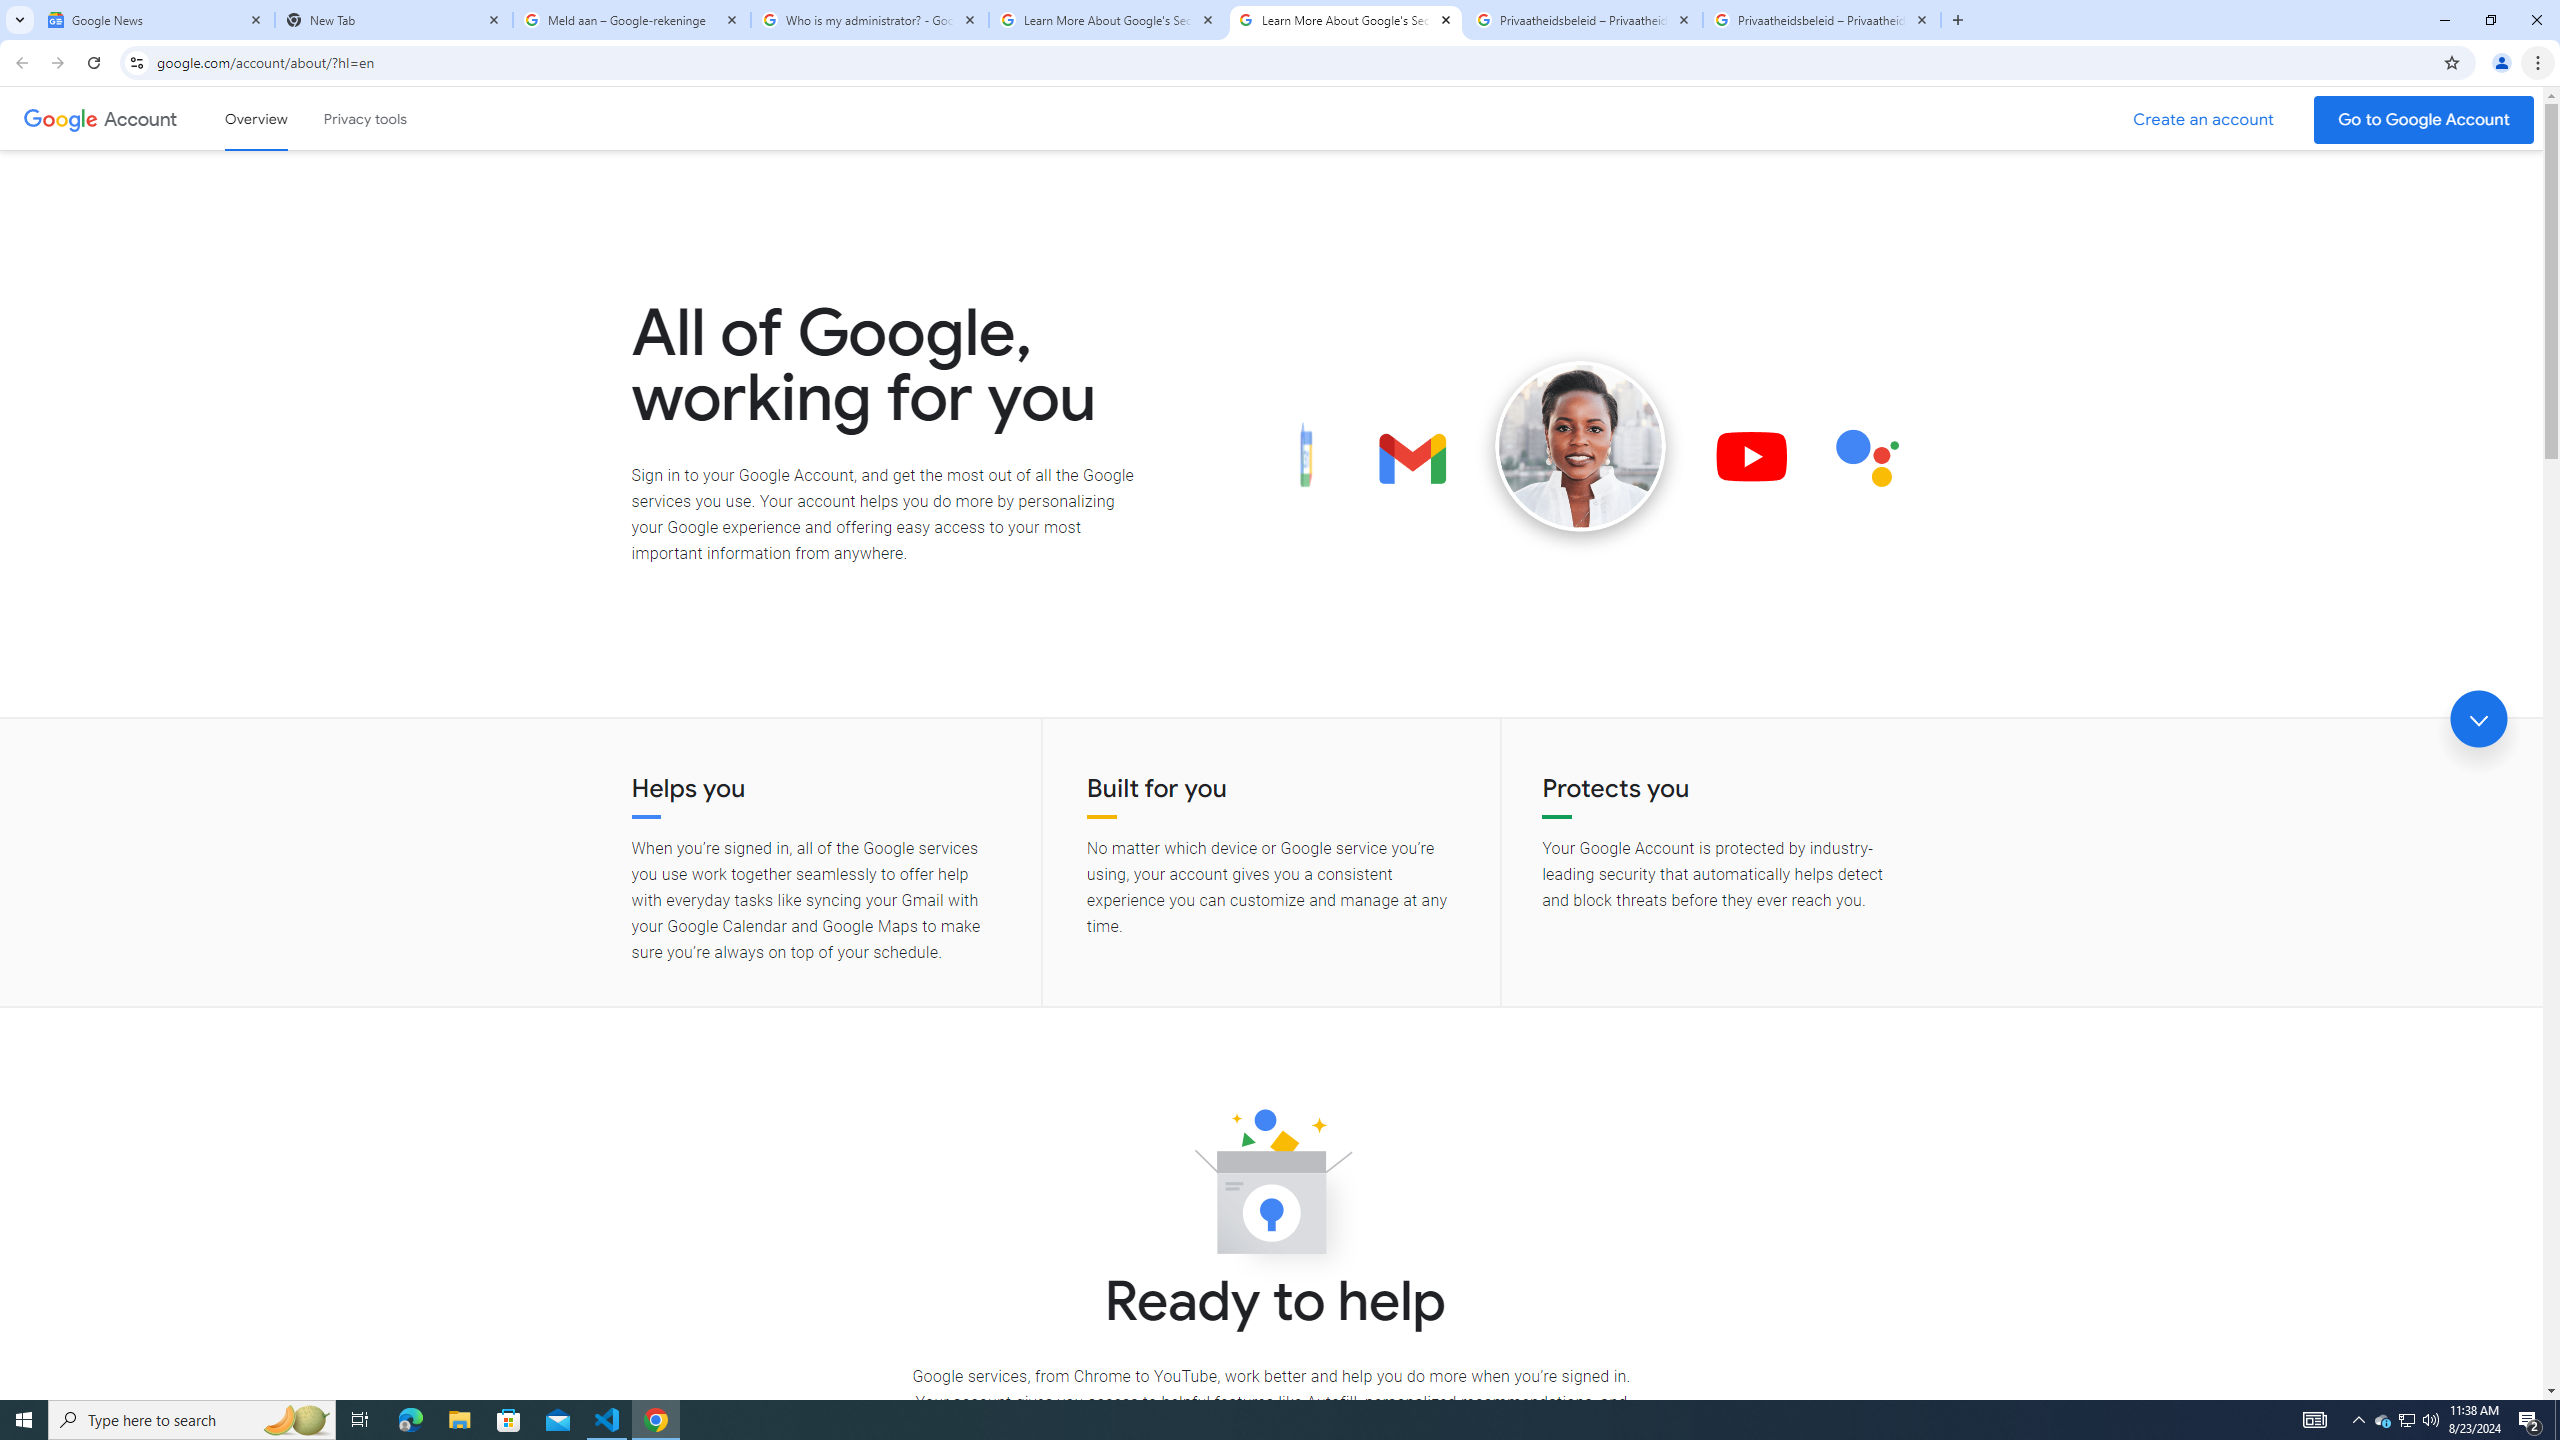 The height and width of the screenshot is (1440, 2560). I want to click on 'Minimize', so click(2443, 19).